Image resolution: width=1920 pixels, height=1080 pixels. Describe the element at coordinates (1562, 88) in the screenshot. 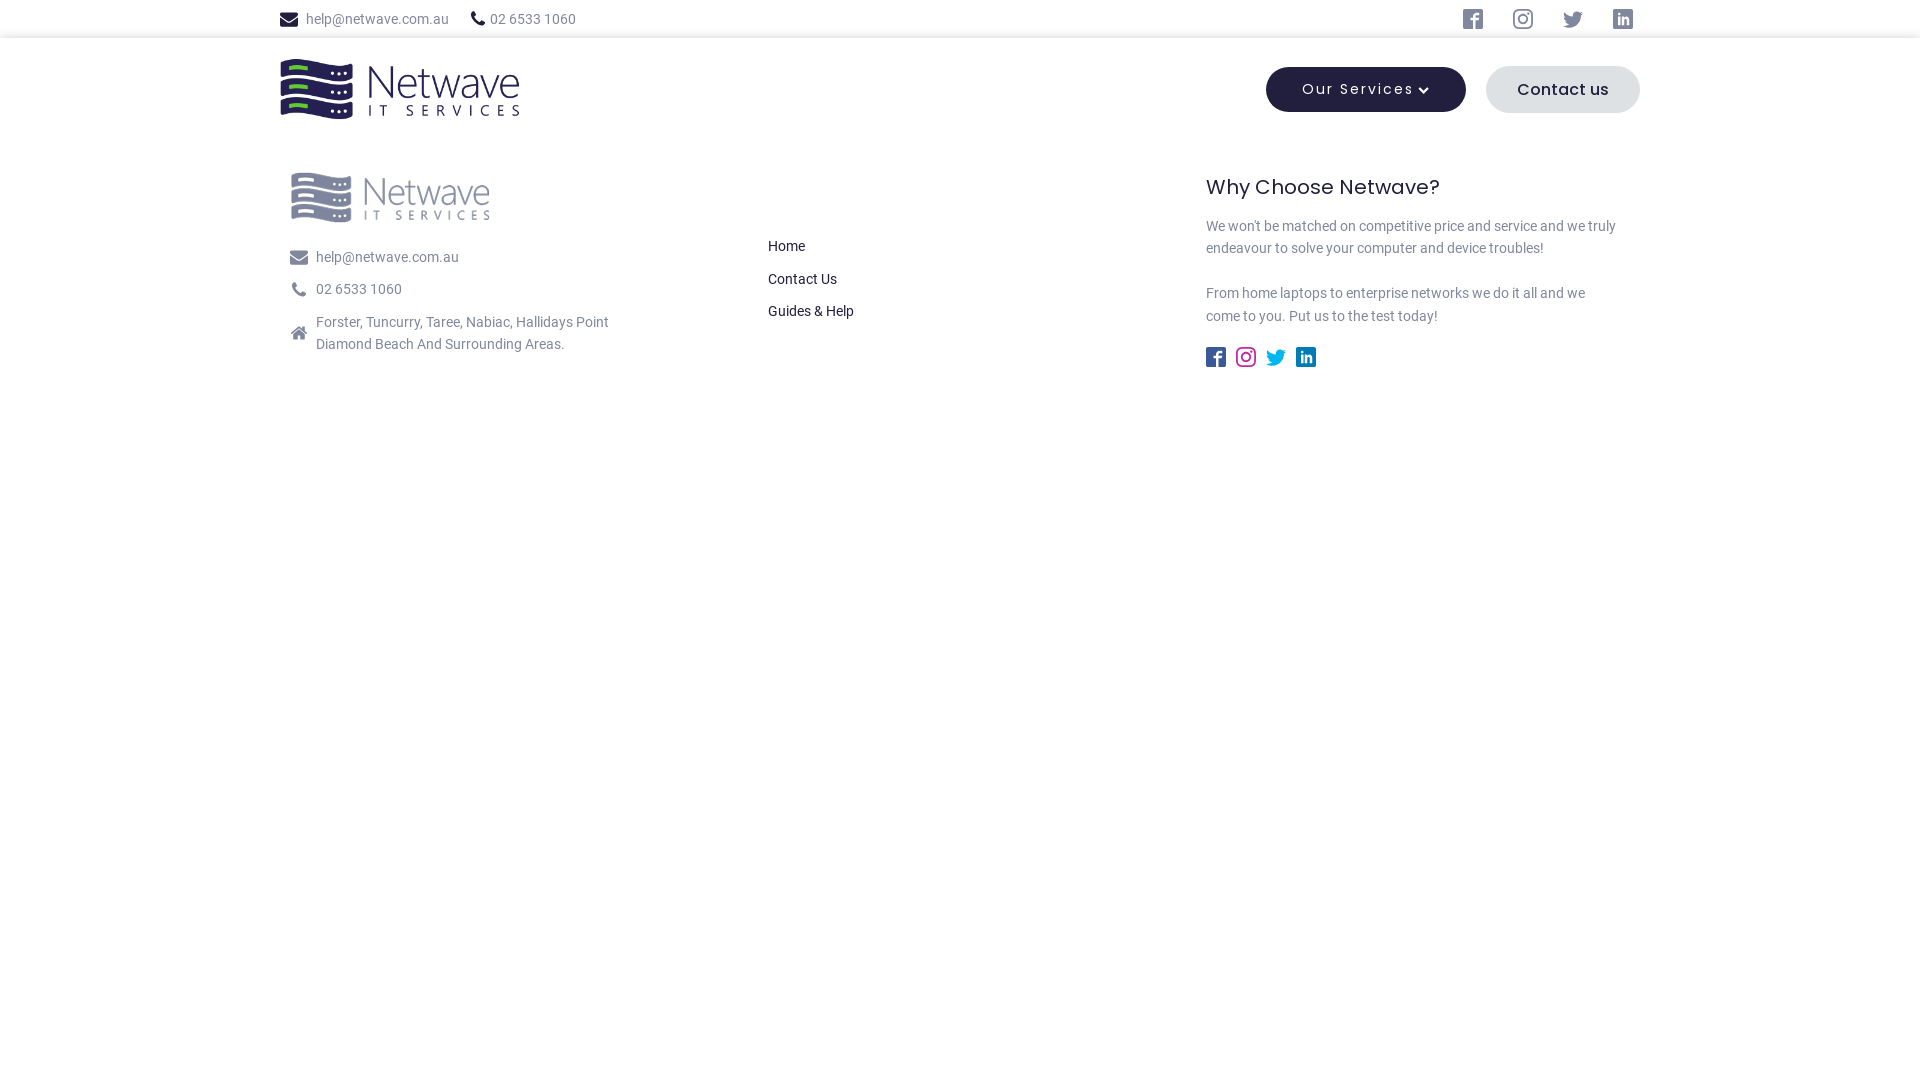

I see `'Contact us'` at that location.